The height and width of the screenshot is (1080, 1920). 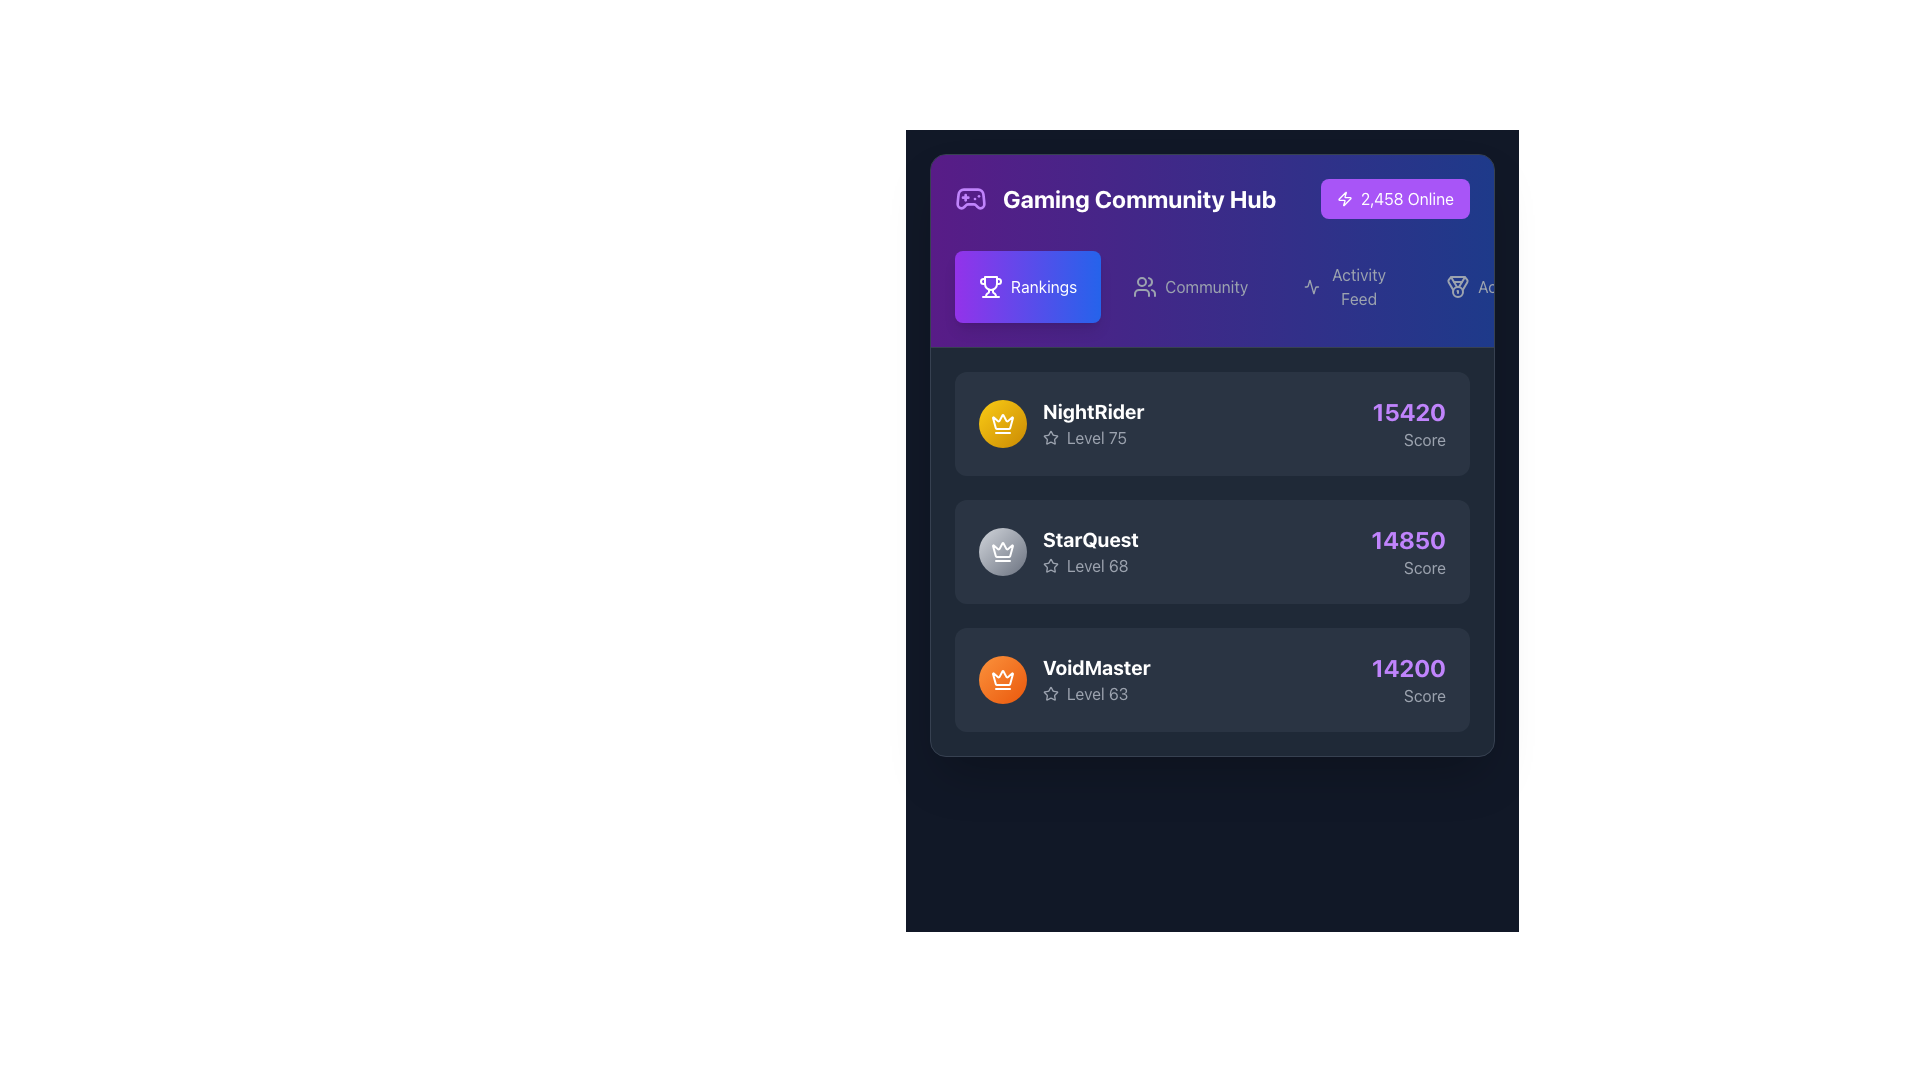 What do you see at coordinates (1089, 551) in the screenshot?
I see `the 'StarQuest' Leaderboard entry` at bounding box center [1089, 551].